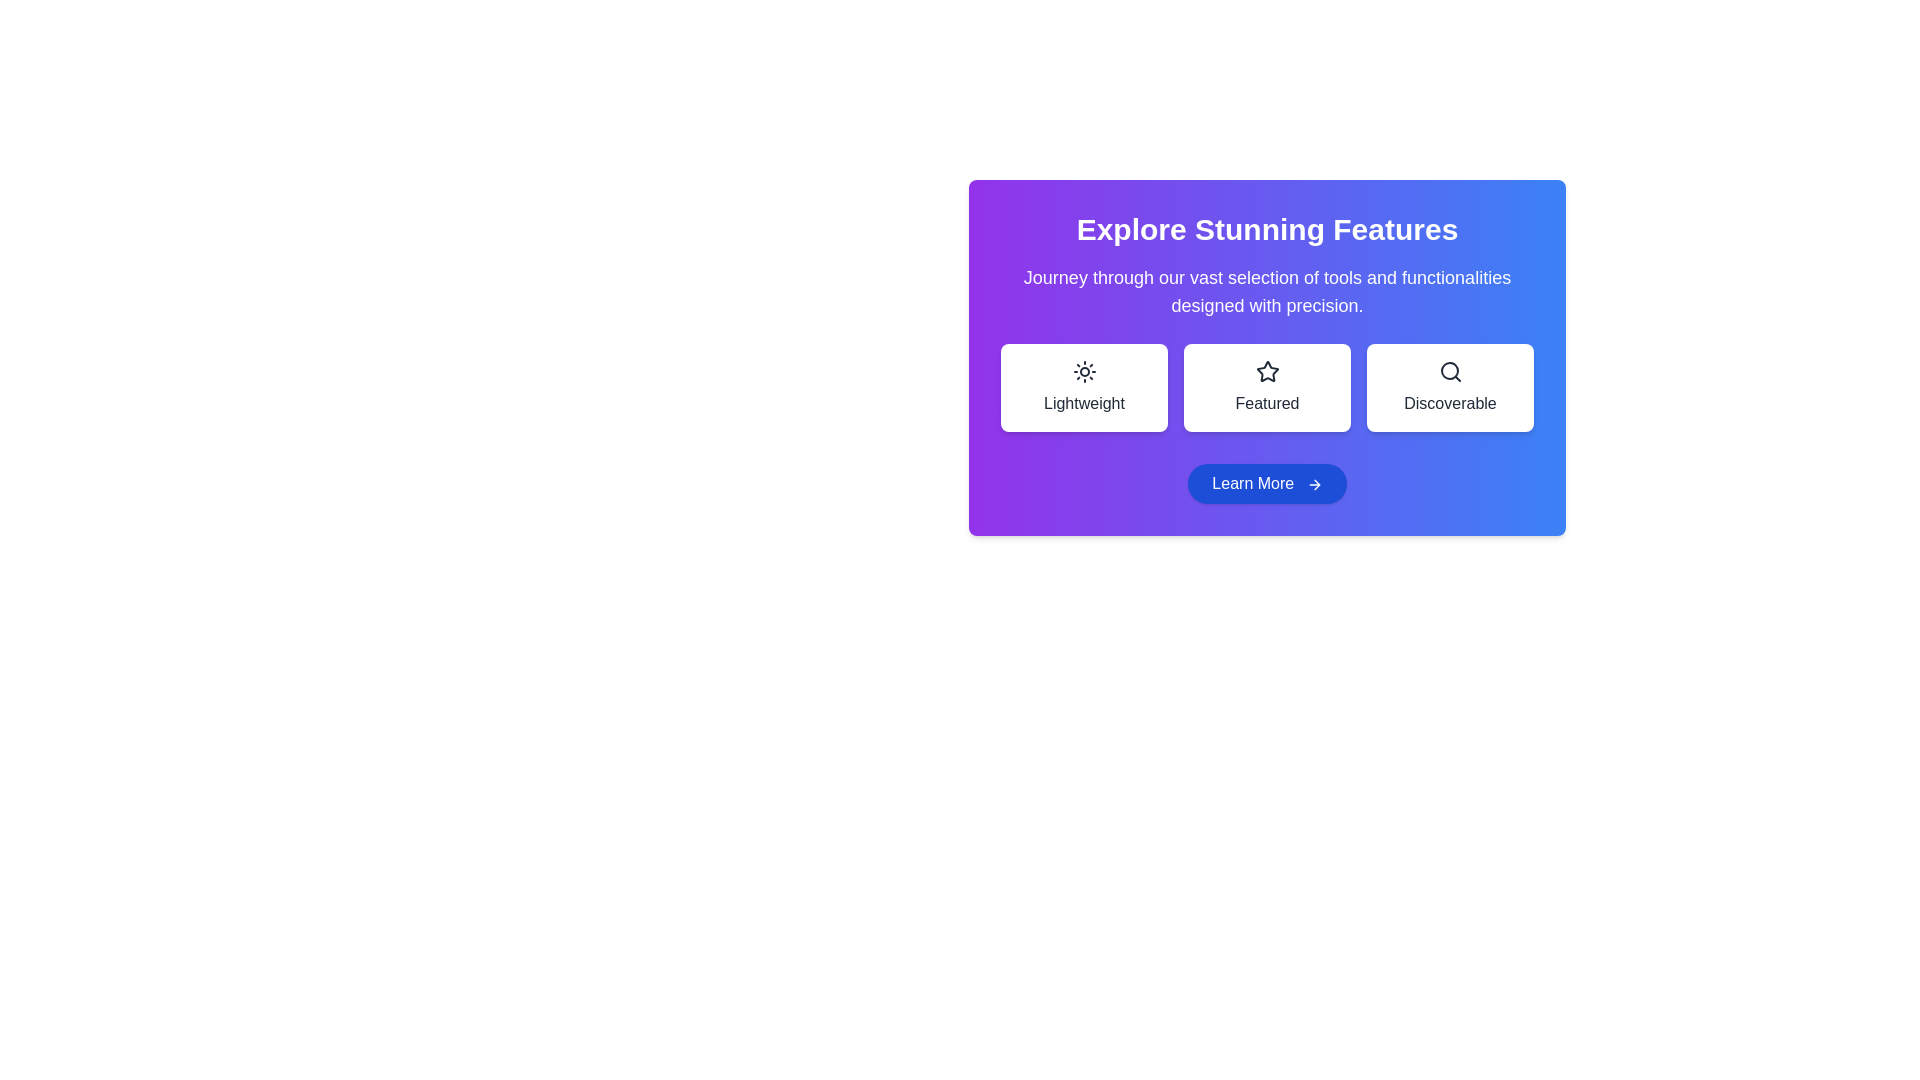 Image resolution: width=1920 pixels, height=1080 pixels. I want to click on the 'Featured' card, which is the second card in a row of three, so click(1266, 388).